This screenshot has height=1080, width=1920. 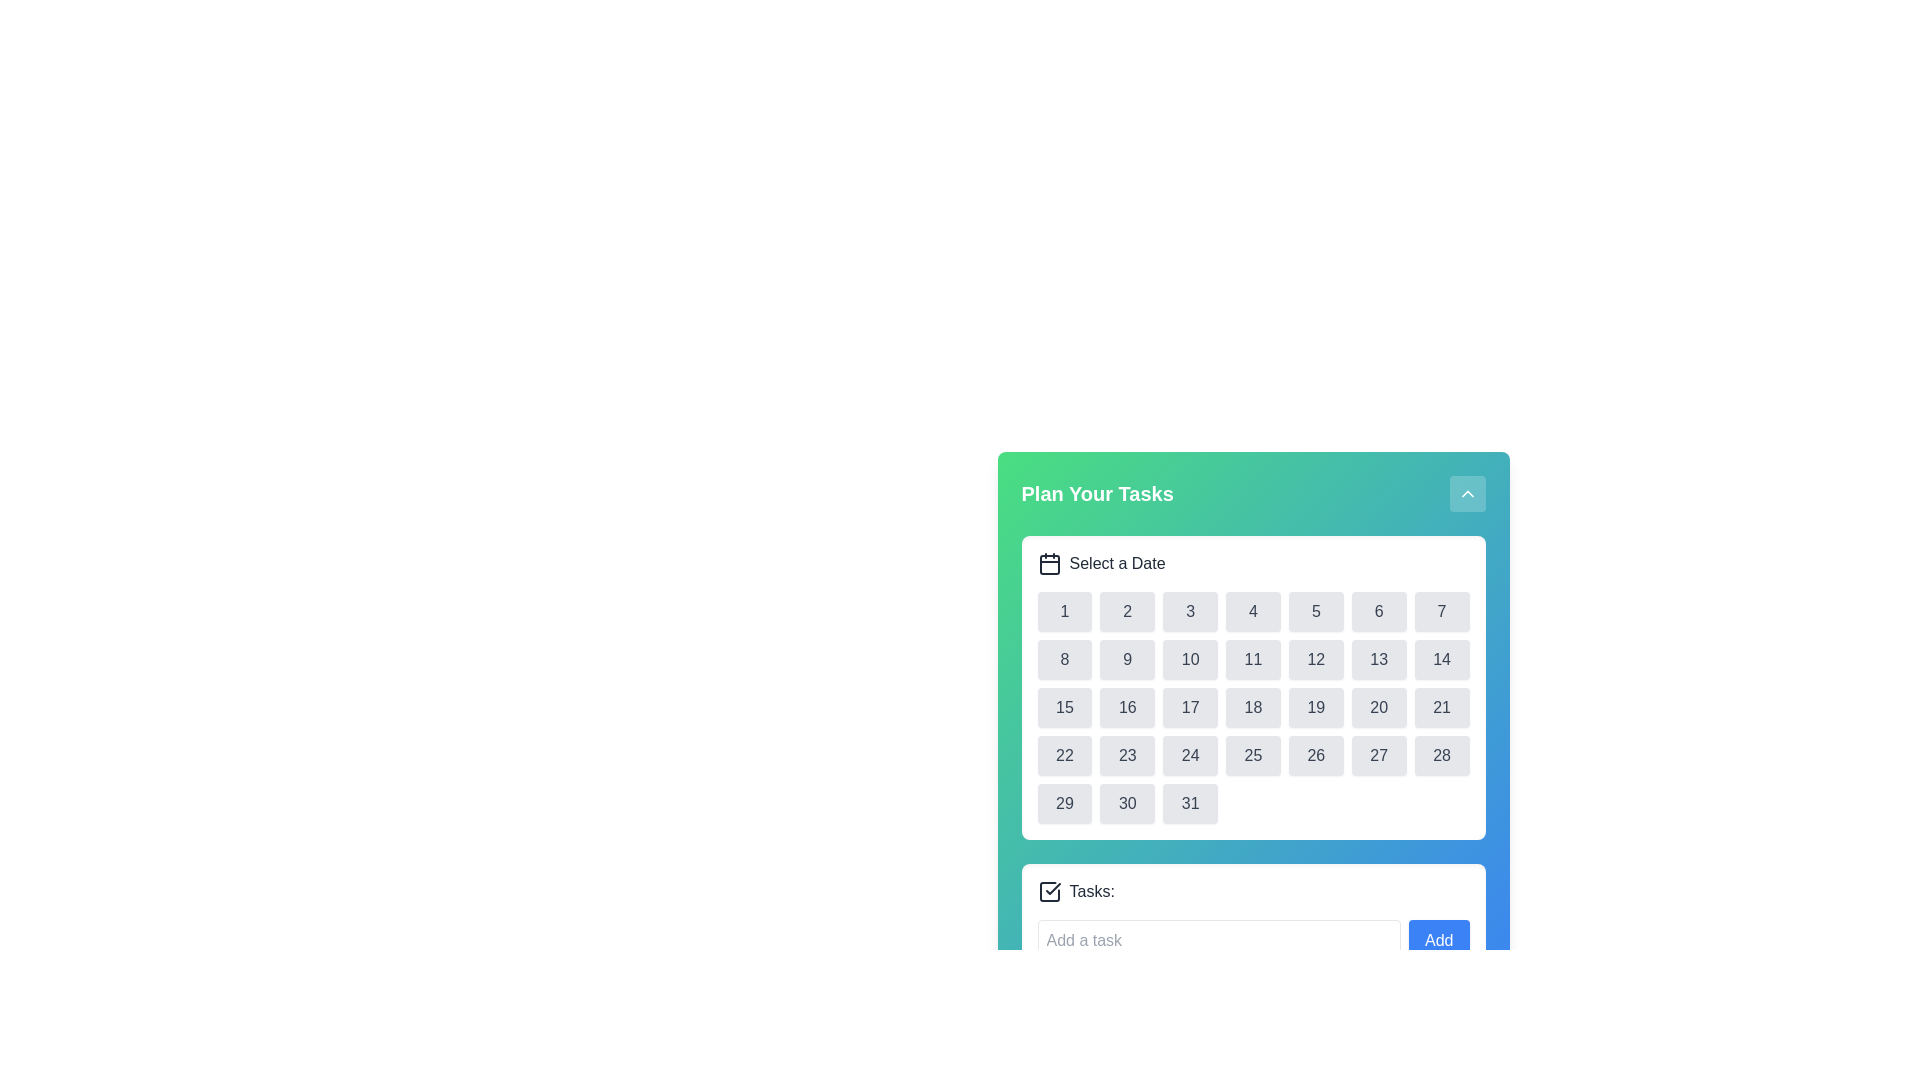 What do you see at coordinates (1190, 611) in the screenshot?
I see `the button displaying the number '3' in the center` at bounding box center [1190, 611].